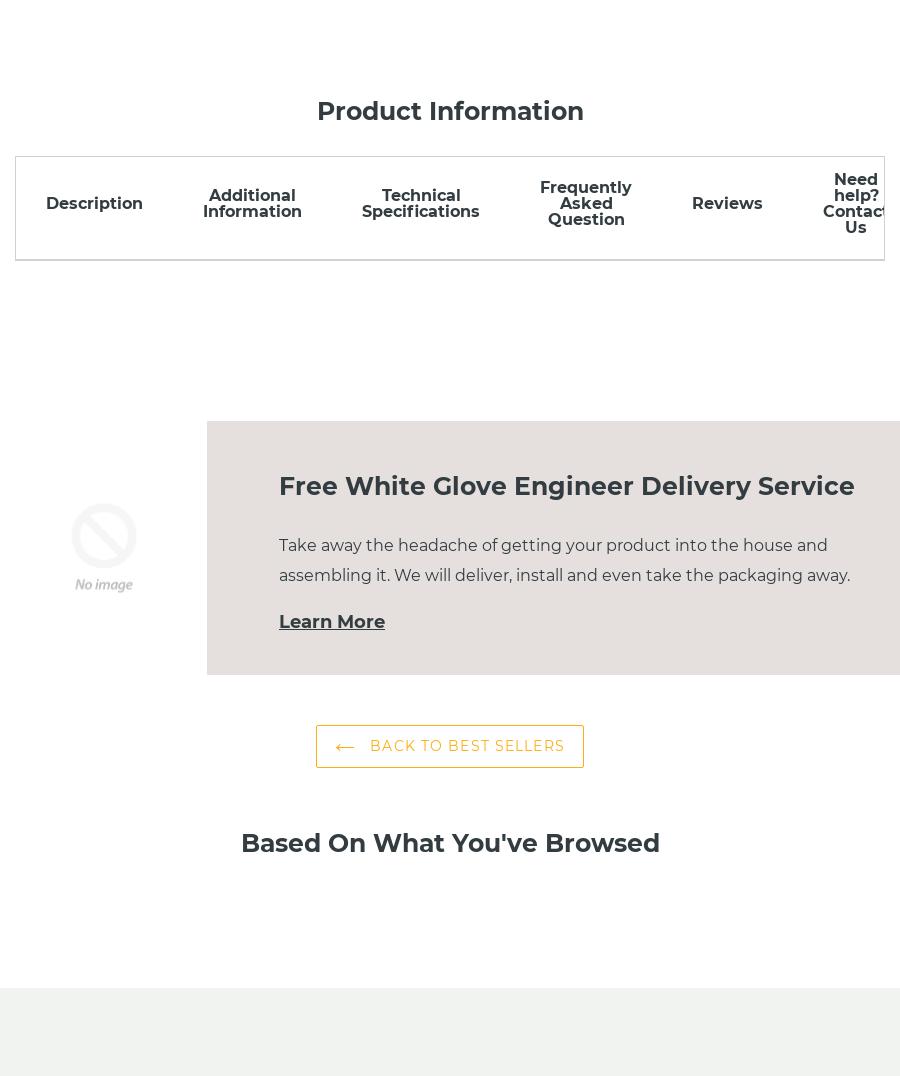 This screenshot has height=1076, width=900. Describe the element at coordinates (463, 744) in the screenshot. I see `'Back to Best Sellers'` at that location.